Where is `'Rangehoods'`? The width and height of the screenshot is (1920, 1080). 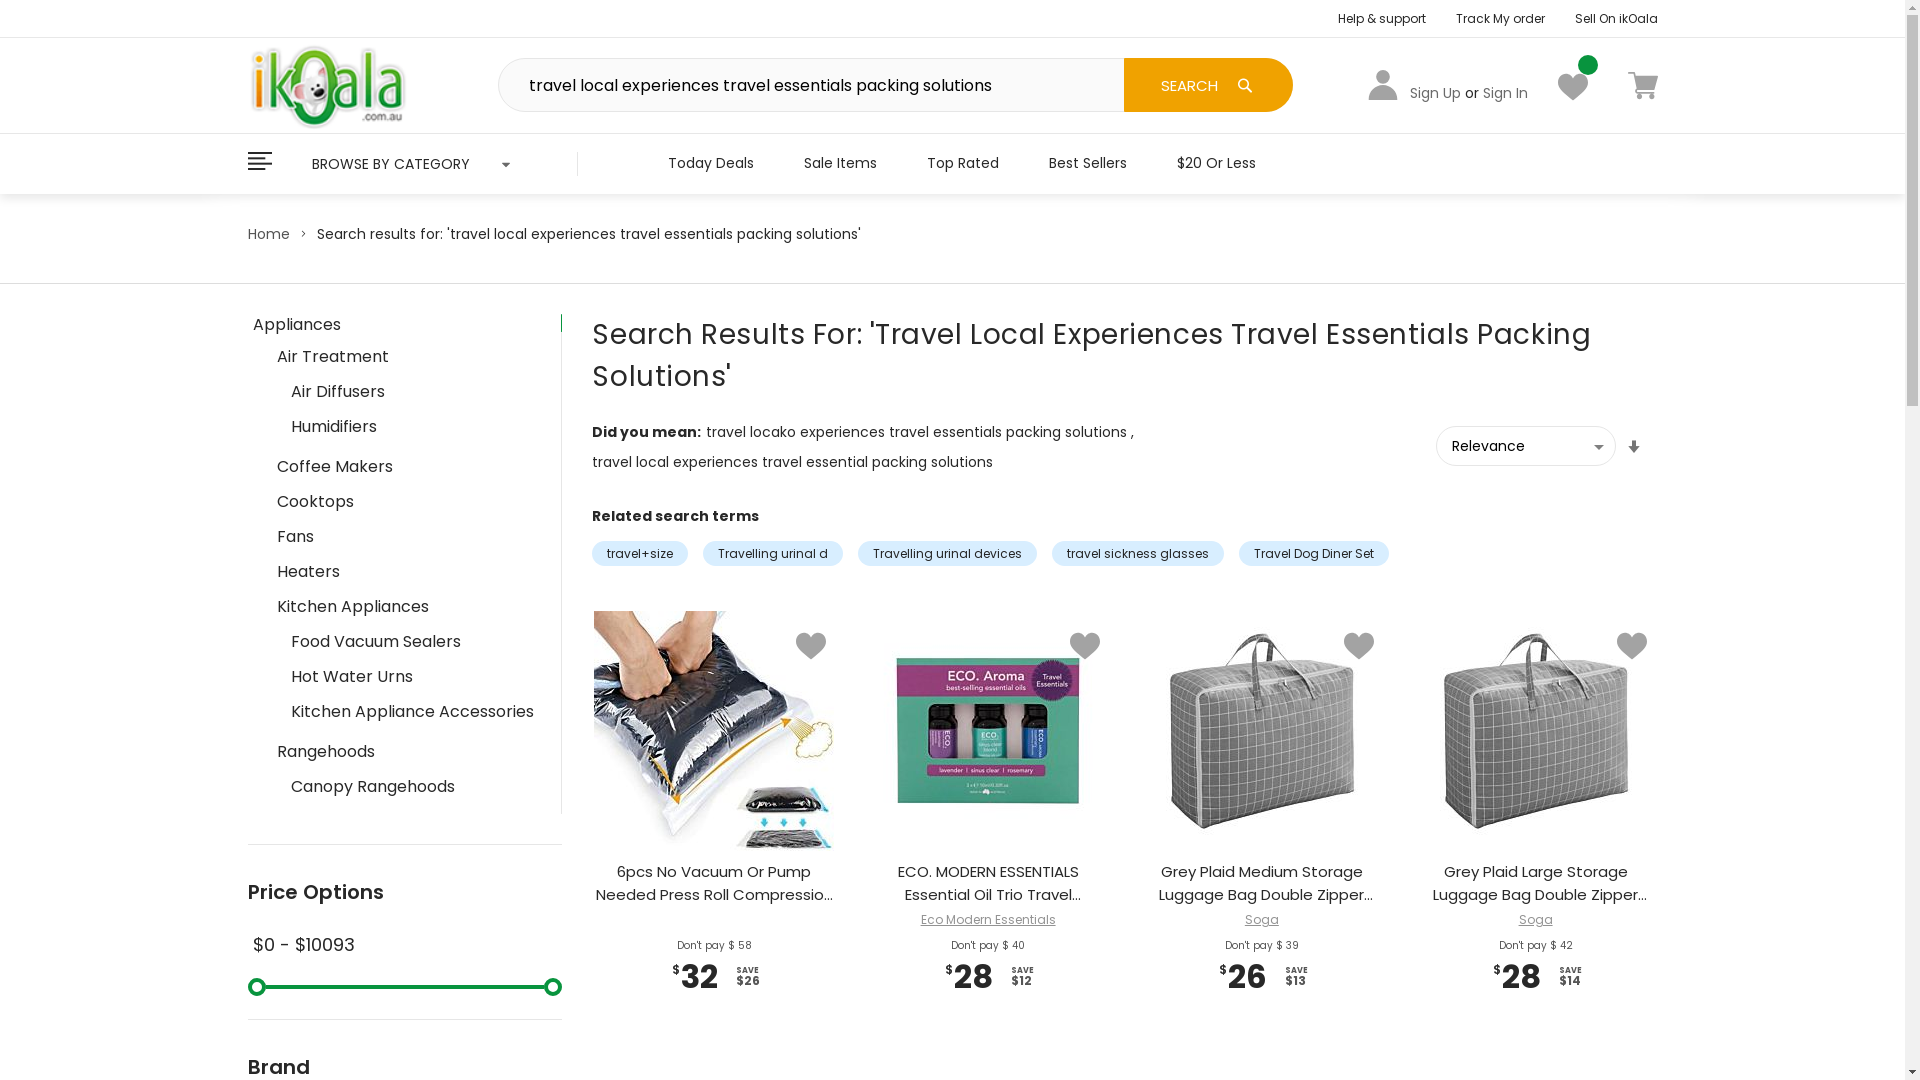 'Rangehoods' is located at coordinates (407, 751).